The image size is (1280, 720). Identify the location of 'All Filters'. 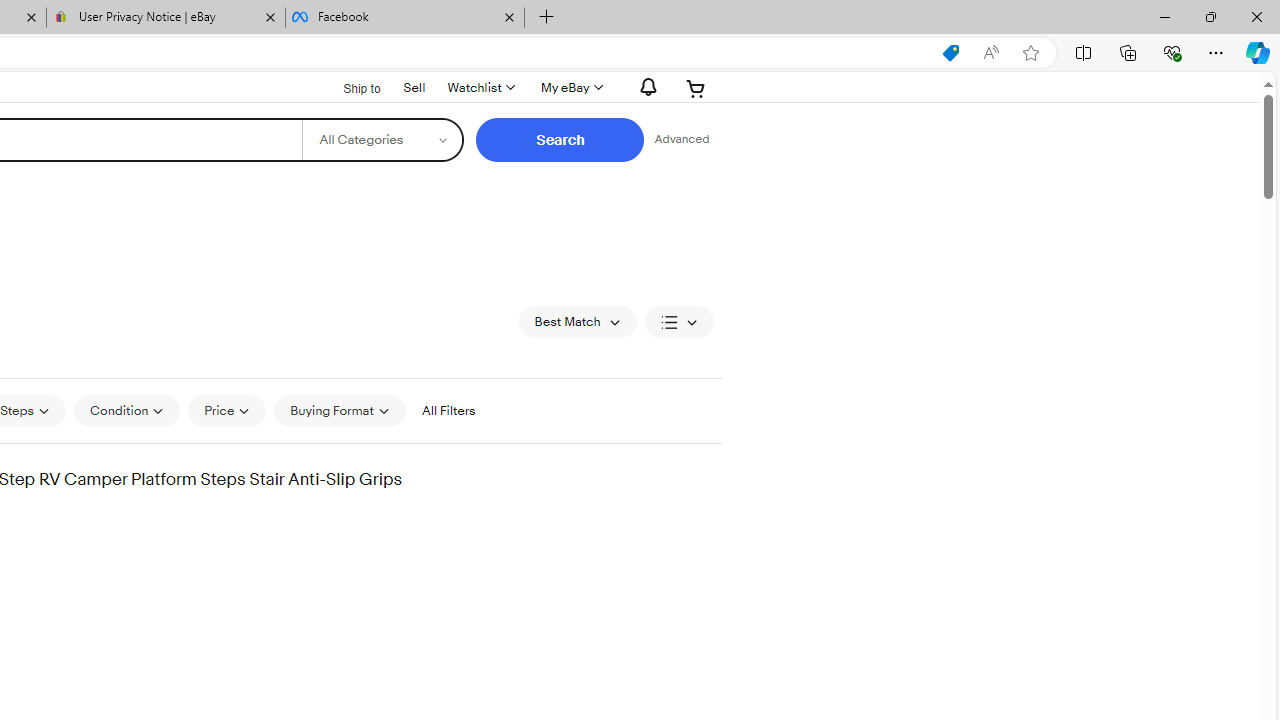
(447, 410).